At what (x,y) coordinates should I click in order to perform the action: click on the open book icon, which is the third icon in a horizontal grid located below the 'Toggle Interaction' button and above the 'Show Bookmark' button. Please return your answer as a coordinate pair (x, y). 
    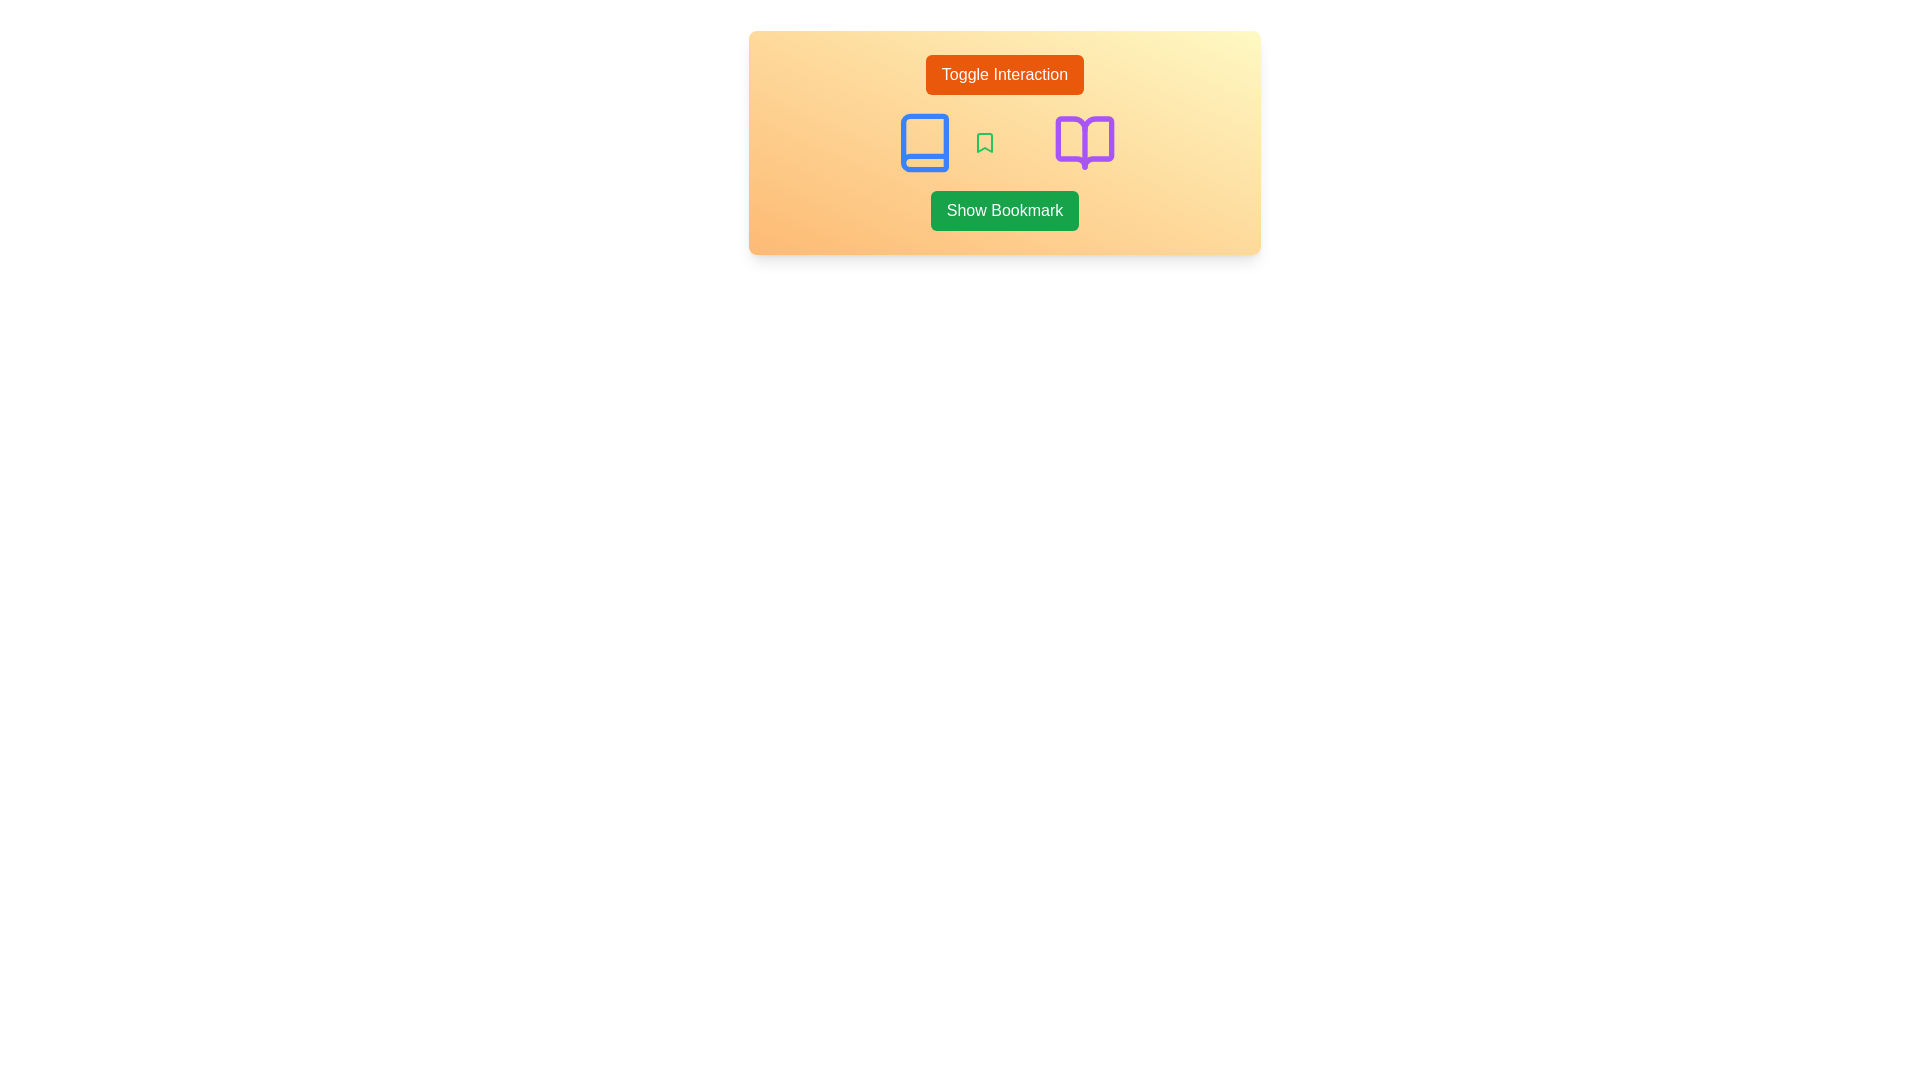
    Looking at the image, I should click on (1083, 141).